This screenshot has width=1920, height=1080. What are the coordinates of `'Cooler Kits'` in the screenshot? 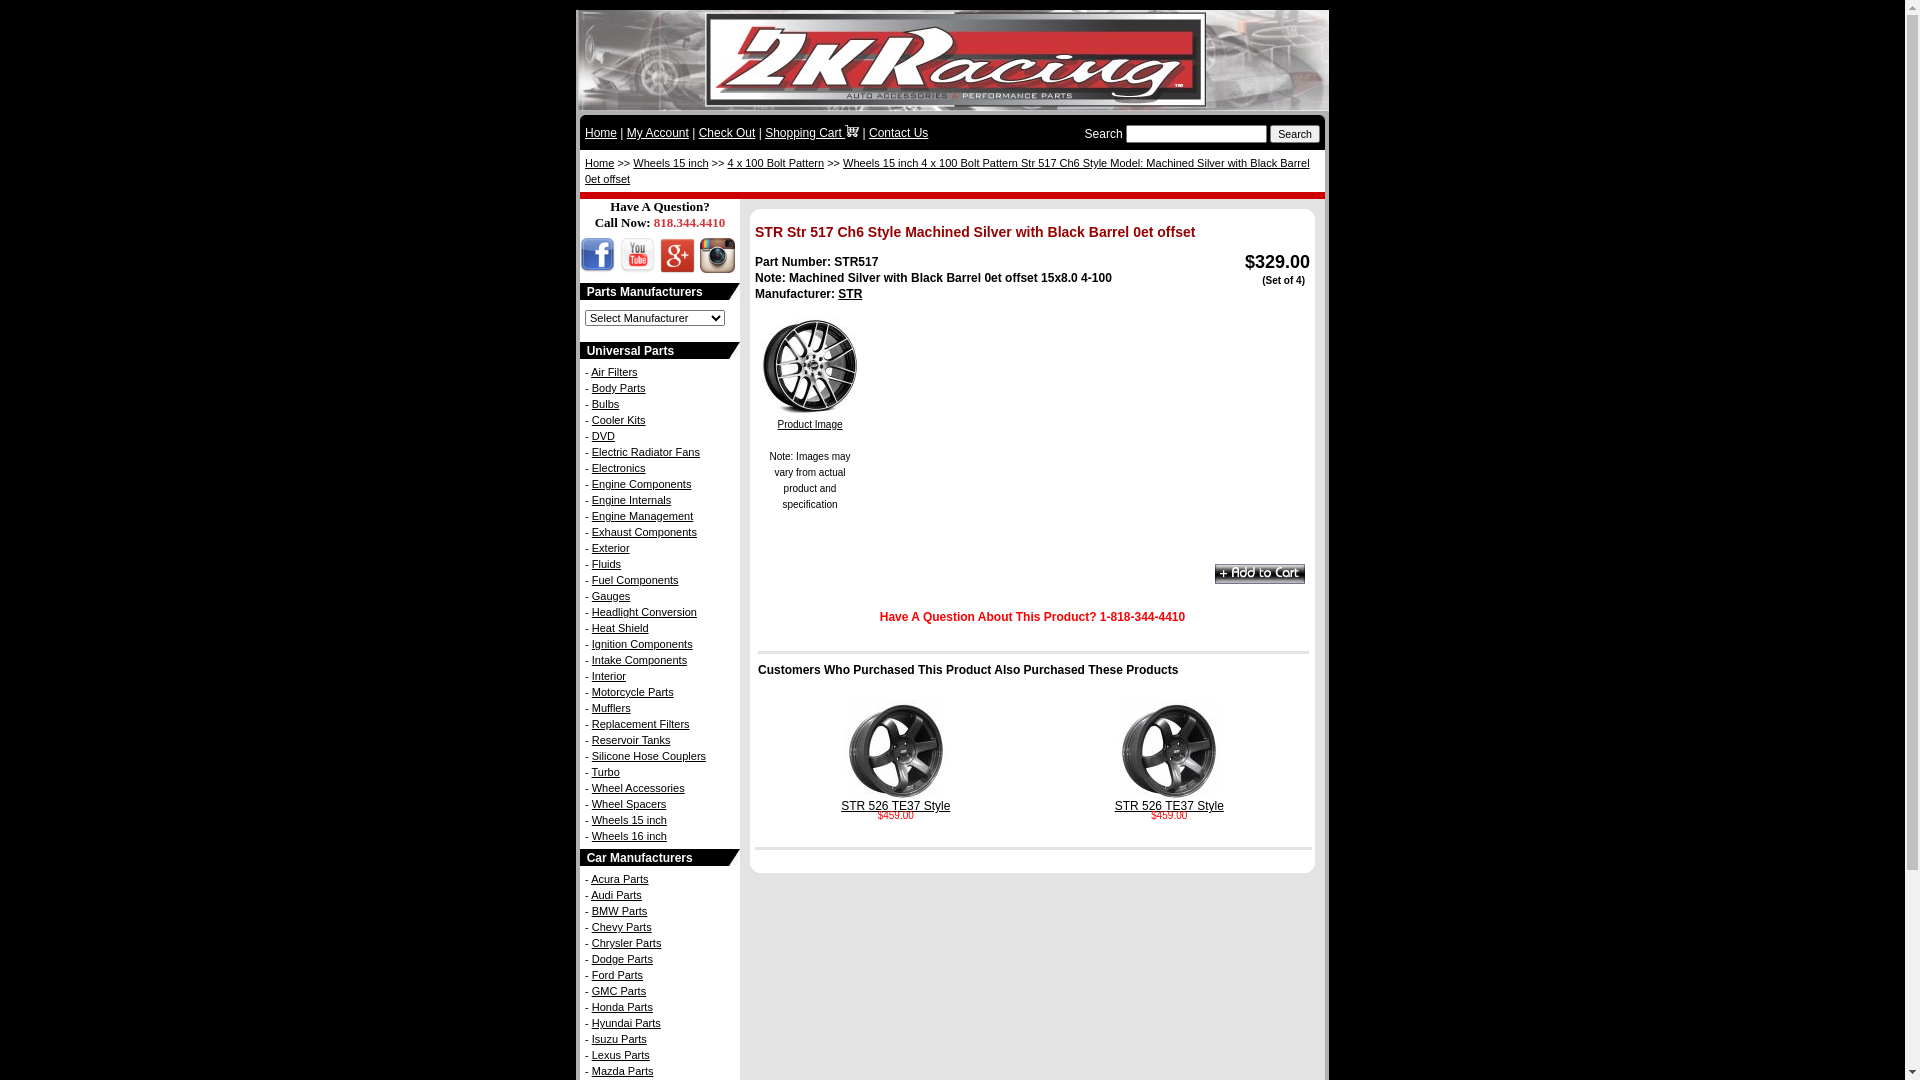 It's located at (590, 419).